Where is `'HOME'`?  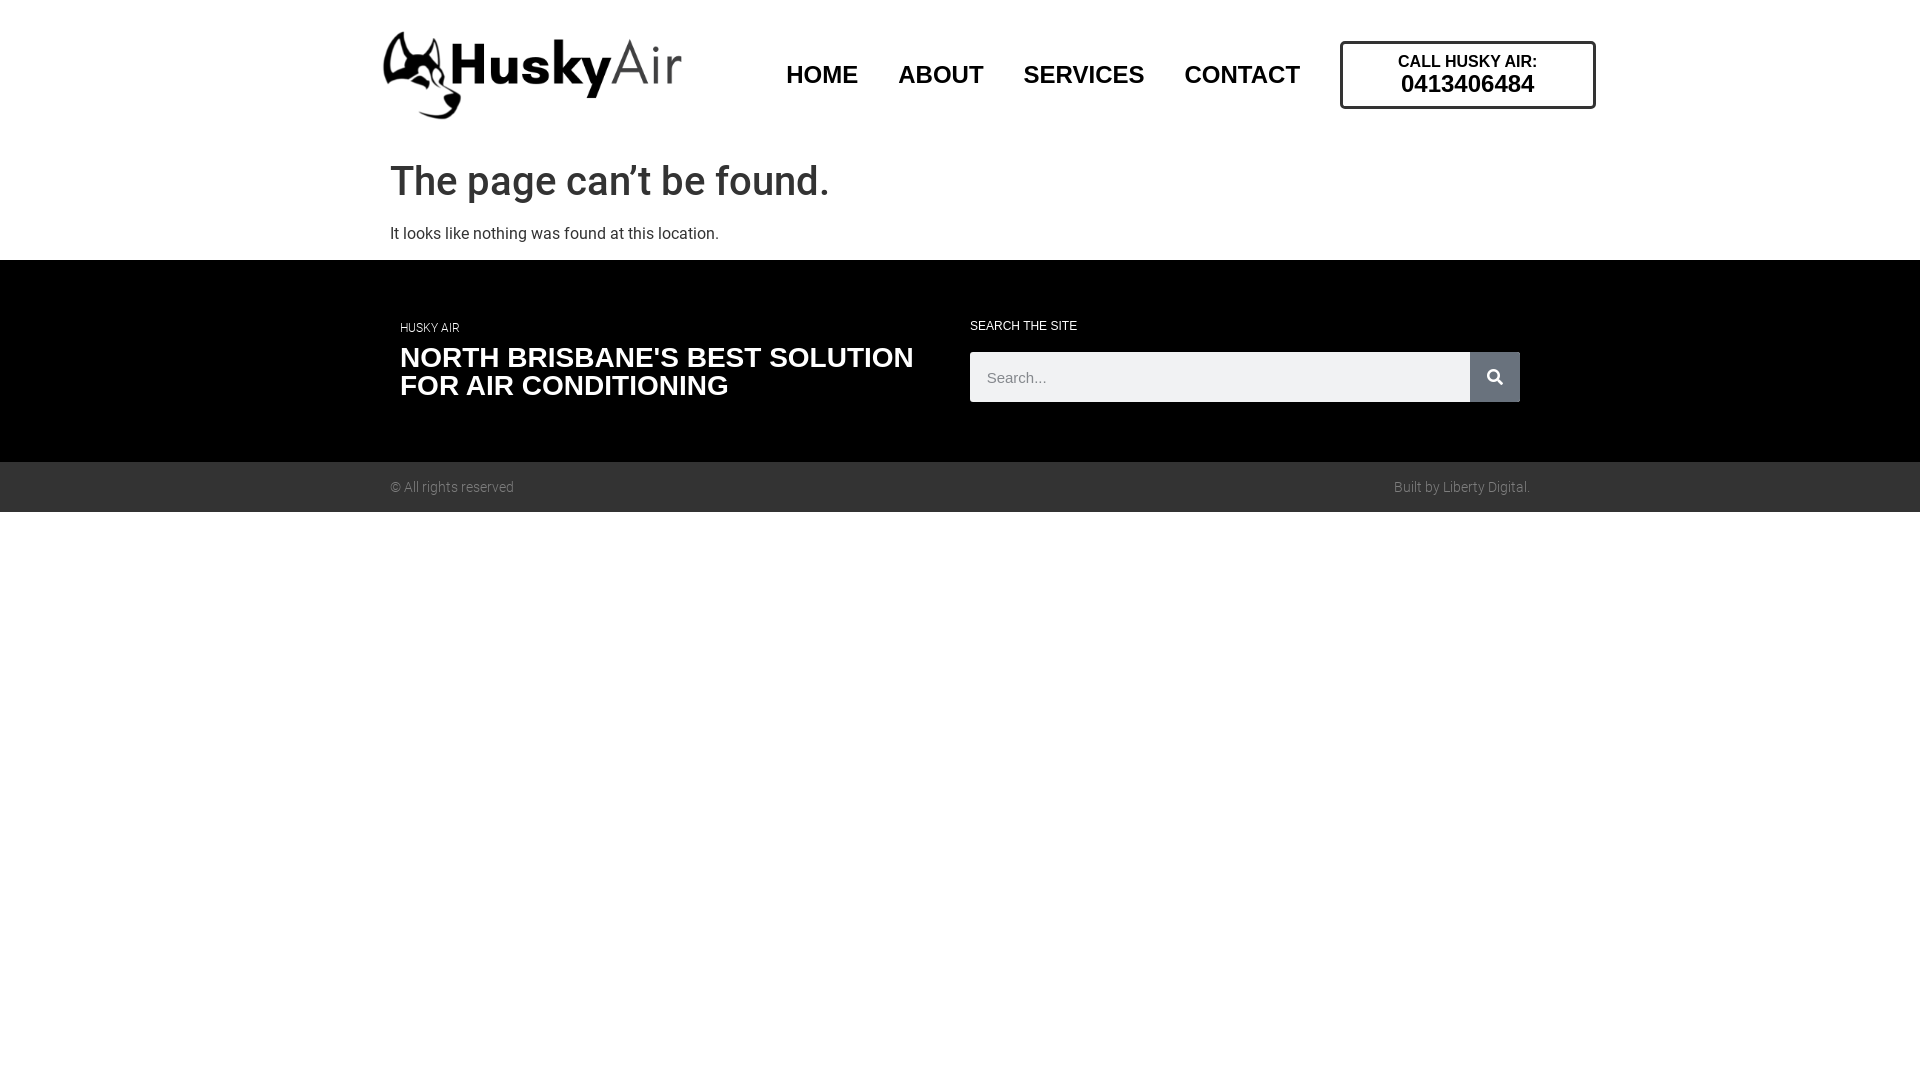
'HOME' is located at coordinates (821, 73).